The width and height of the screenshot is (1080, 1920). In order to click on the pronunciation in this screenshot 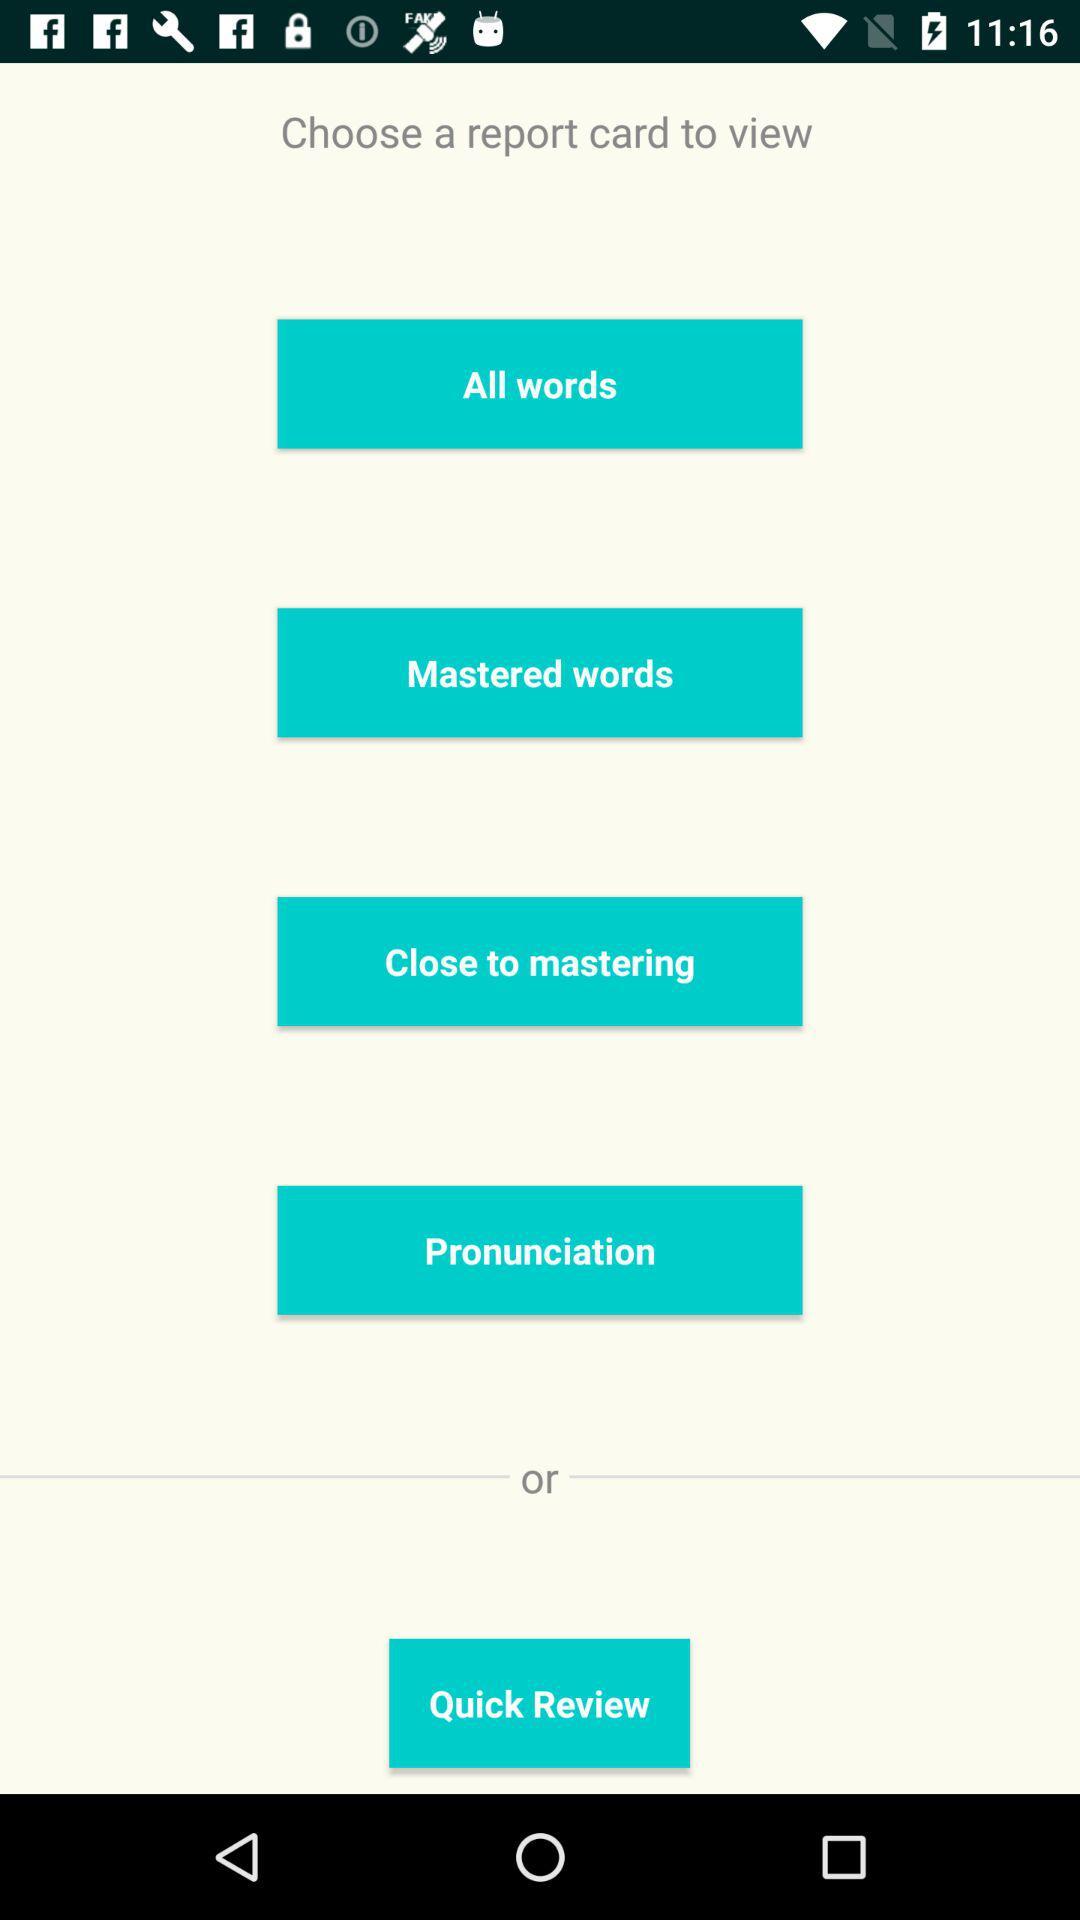, I will do `click(540, 1249)`.